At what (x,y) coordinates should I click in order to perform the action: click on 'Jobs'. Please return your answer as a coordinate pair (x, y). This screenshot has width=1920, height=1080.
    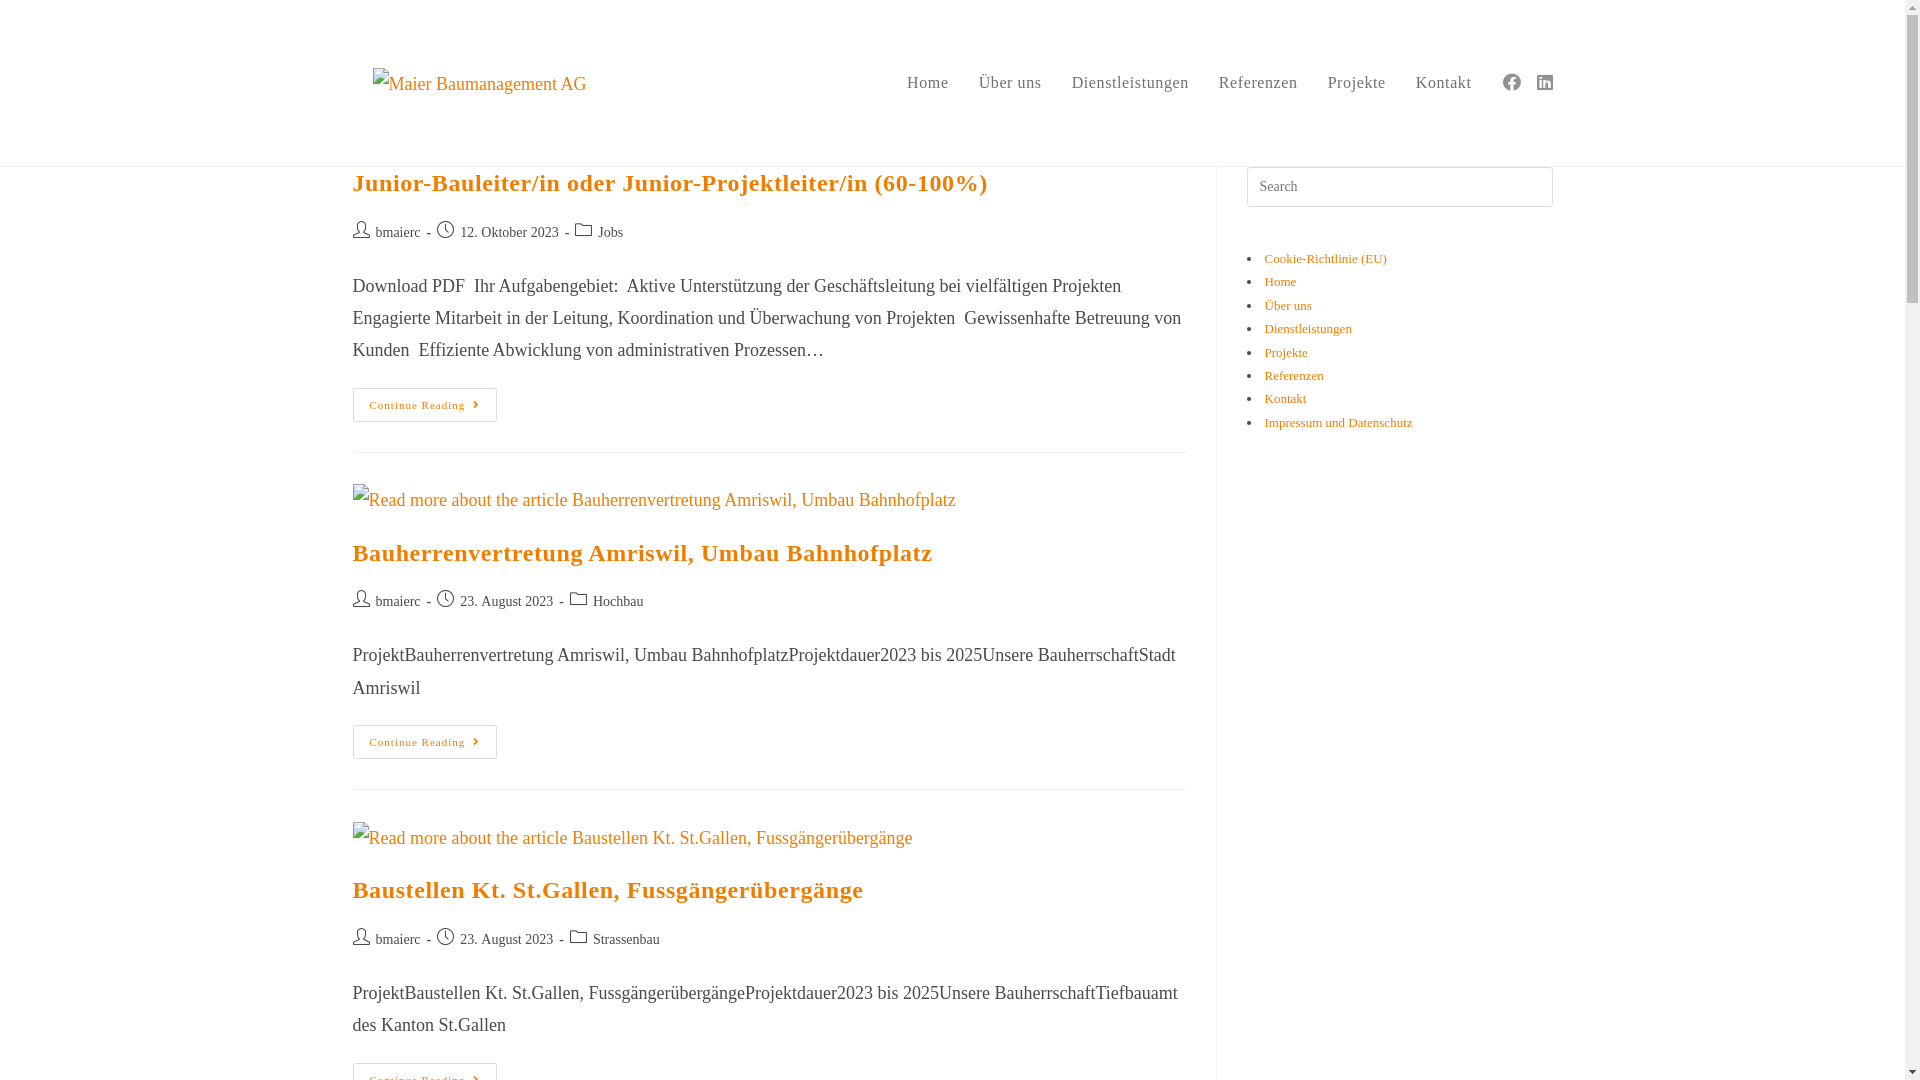
    Looking at the image, I should click on (597, 231).